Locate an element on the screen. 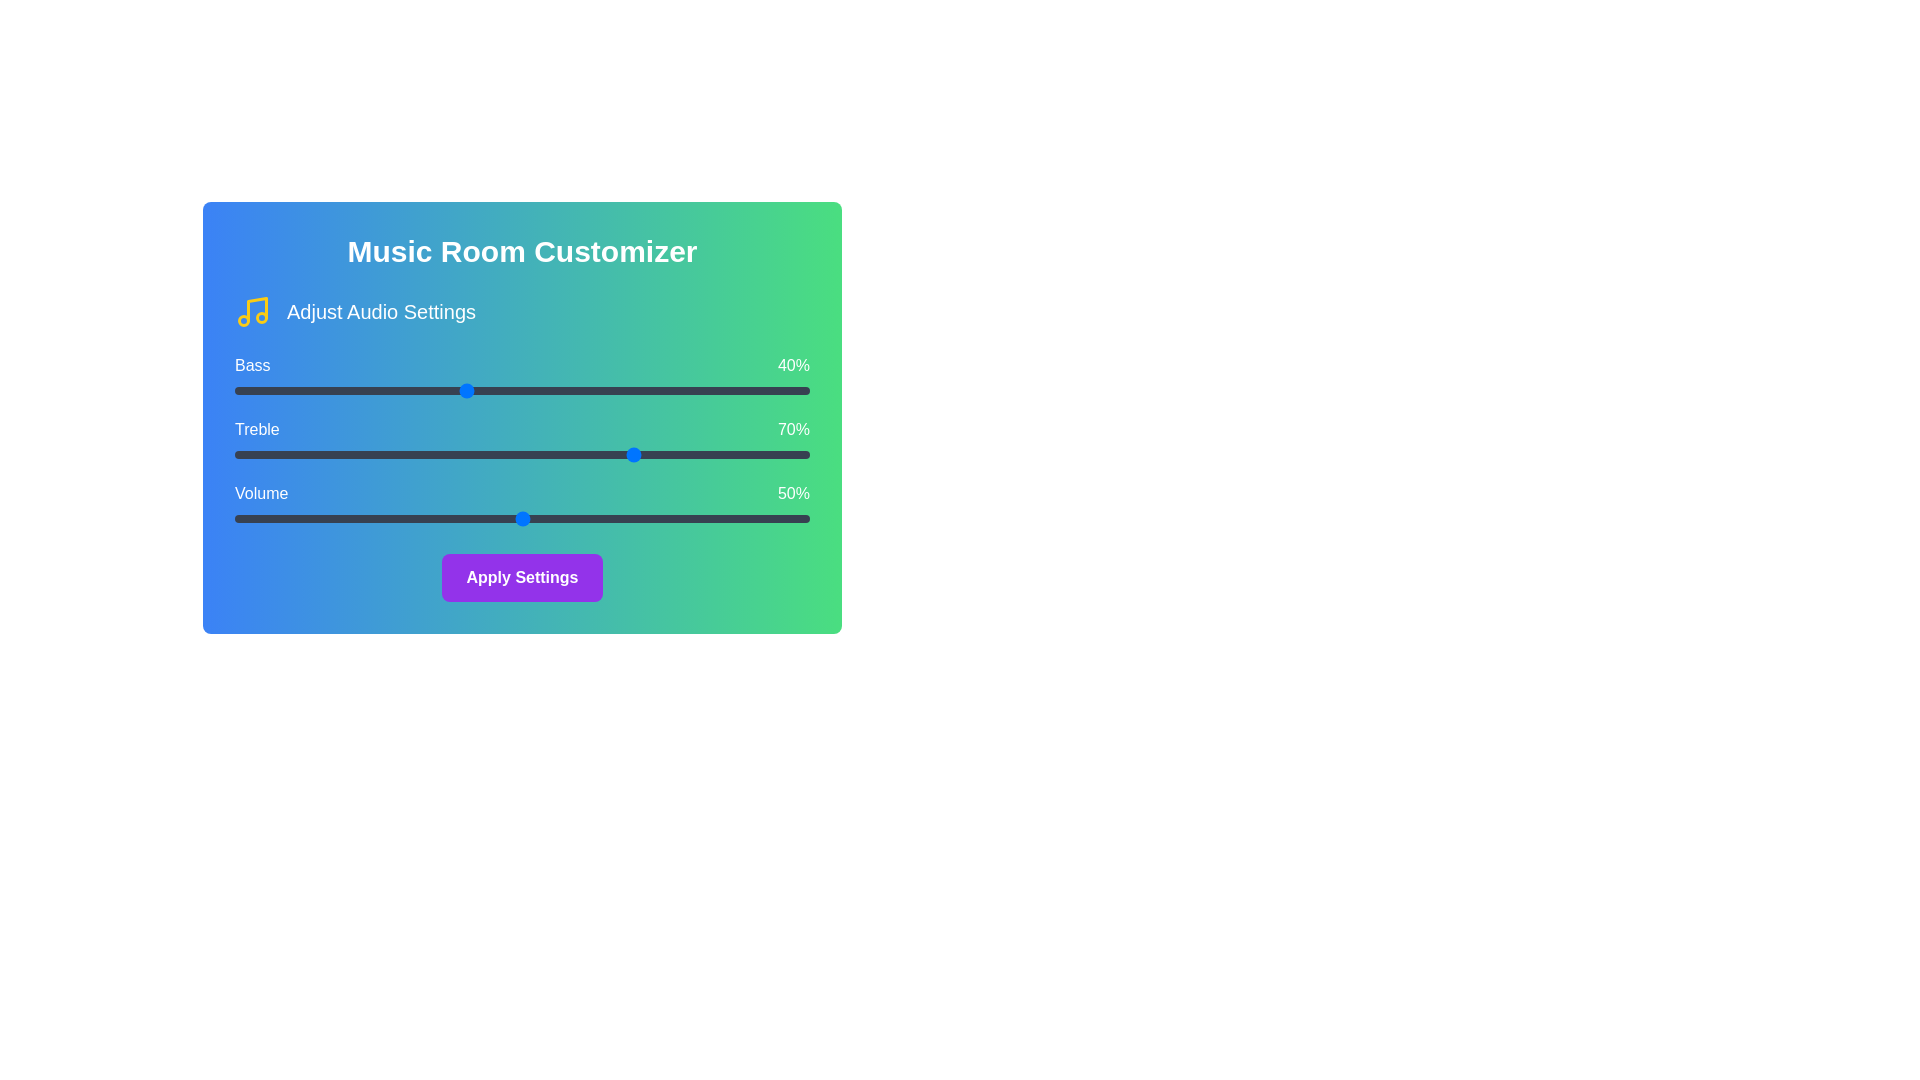 Image resolution: width=1920 pixels, height=1080 pixels. 'Apply Settings' button to confirm changes is located at coordinates (522, 578).